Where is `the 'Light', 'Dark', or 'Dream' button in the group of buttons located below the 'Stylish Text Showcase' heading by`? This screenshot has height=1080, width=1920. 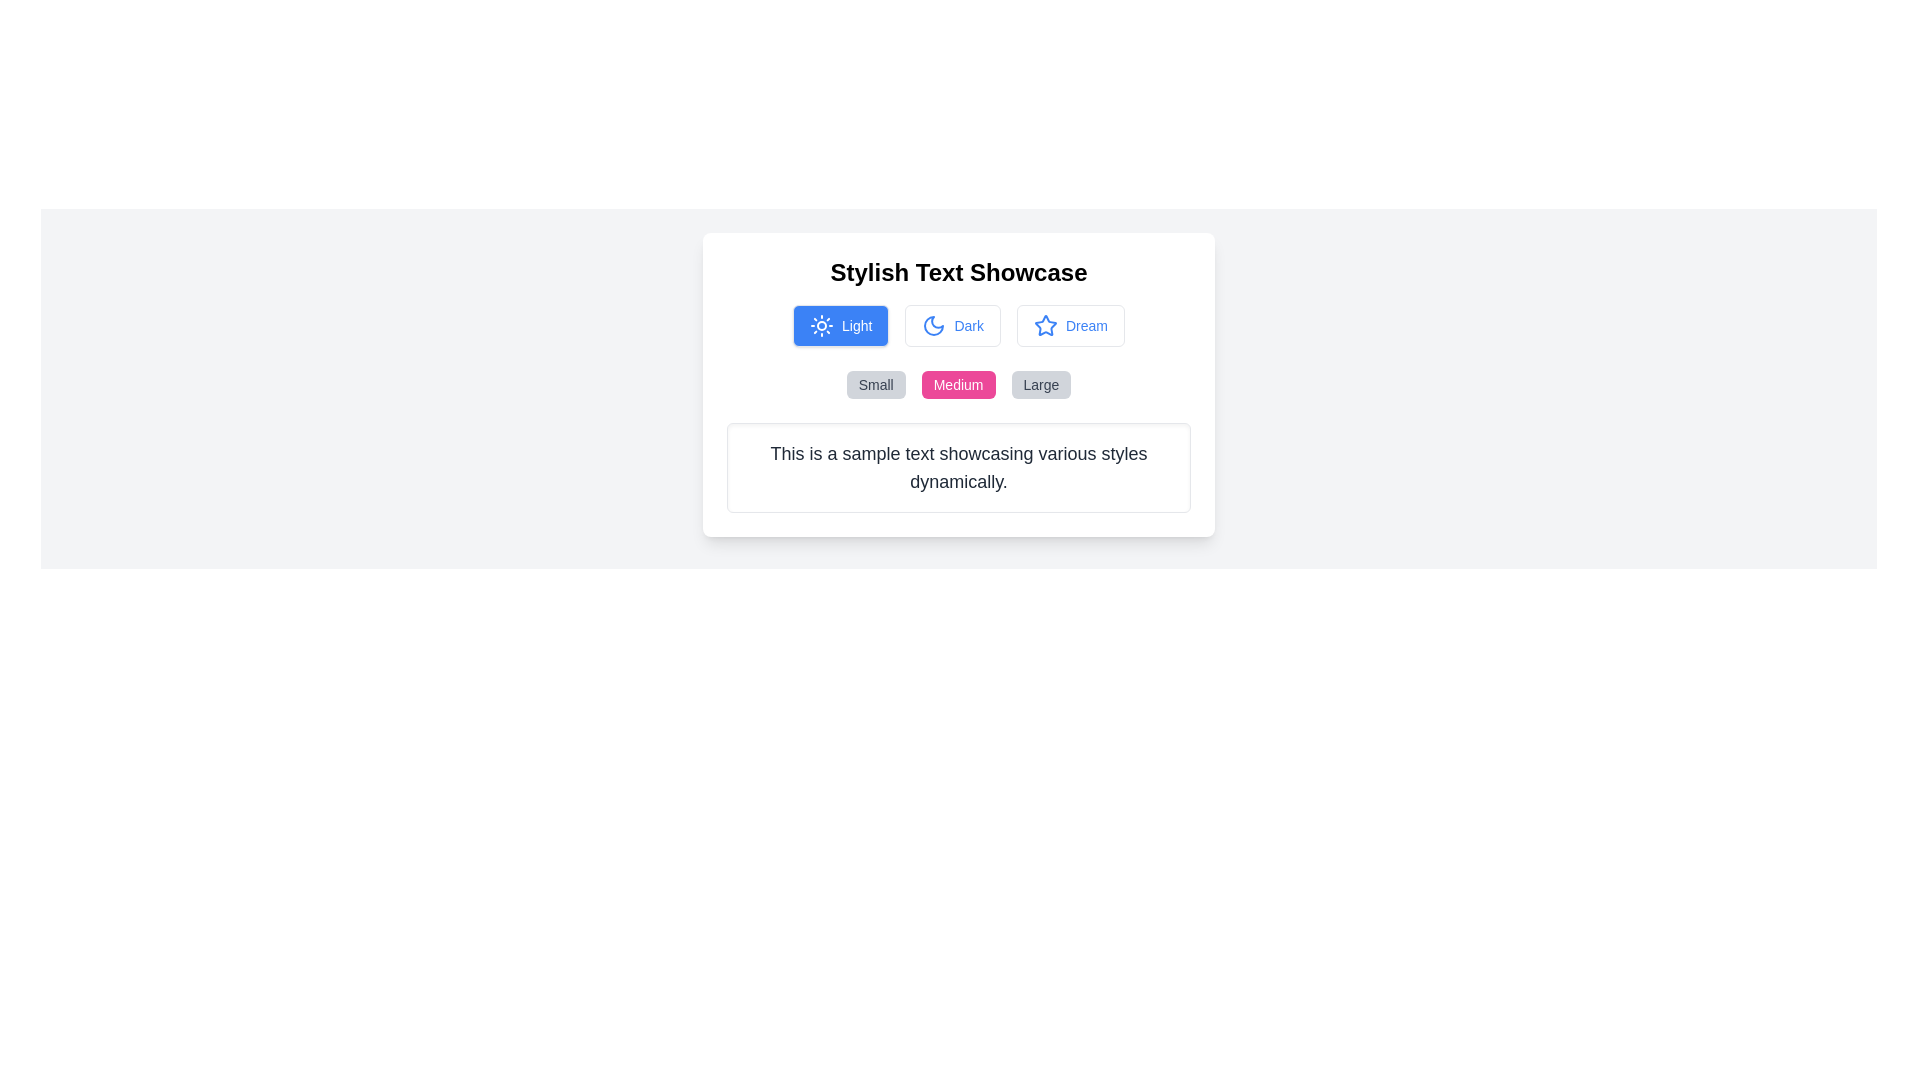
the 'Light', 'Dark', or 'Dream' button in the group of buttons located below the 'Stylish Text Showcase' heading by is located at coordinates (958, 325).